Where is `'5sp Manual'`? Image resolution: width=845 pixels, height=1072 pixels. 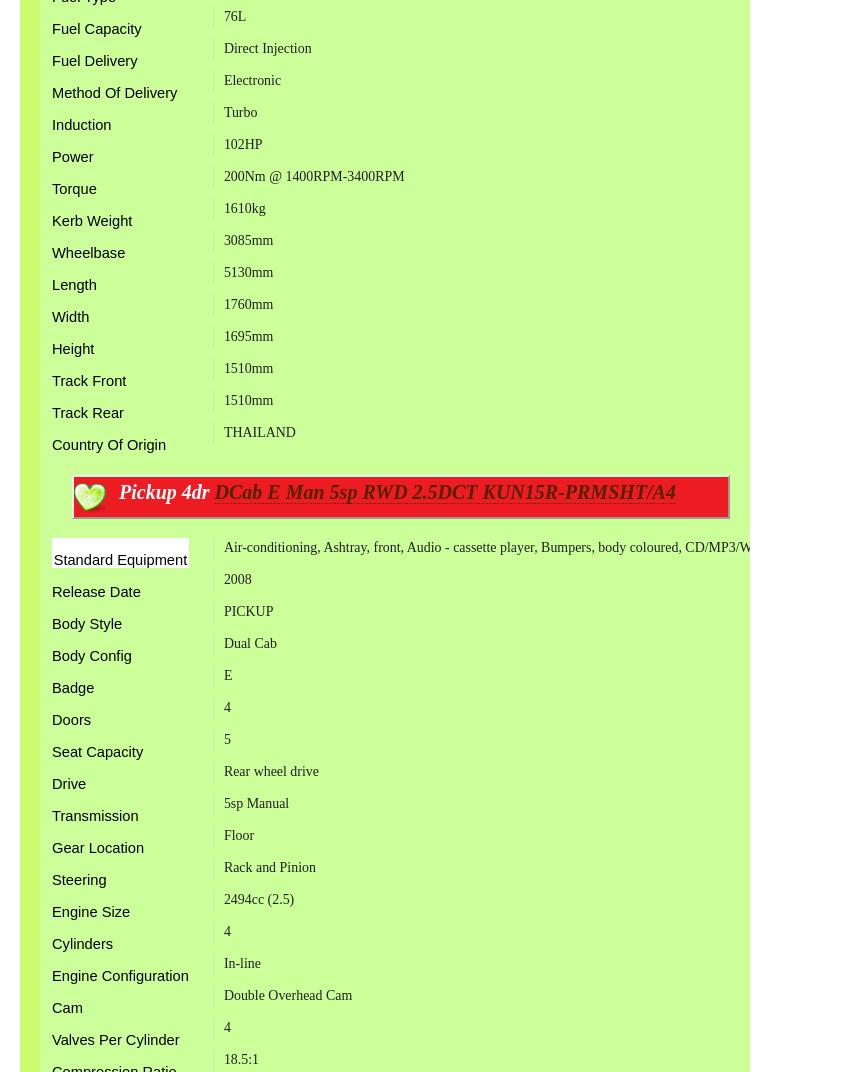
'5sp Manual' is located at coordinates (256, 802).